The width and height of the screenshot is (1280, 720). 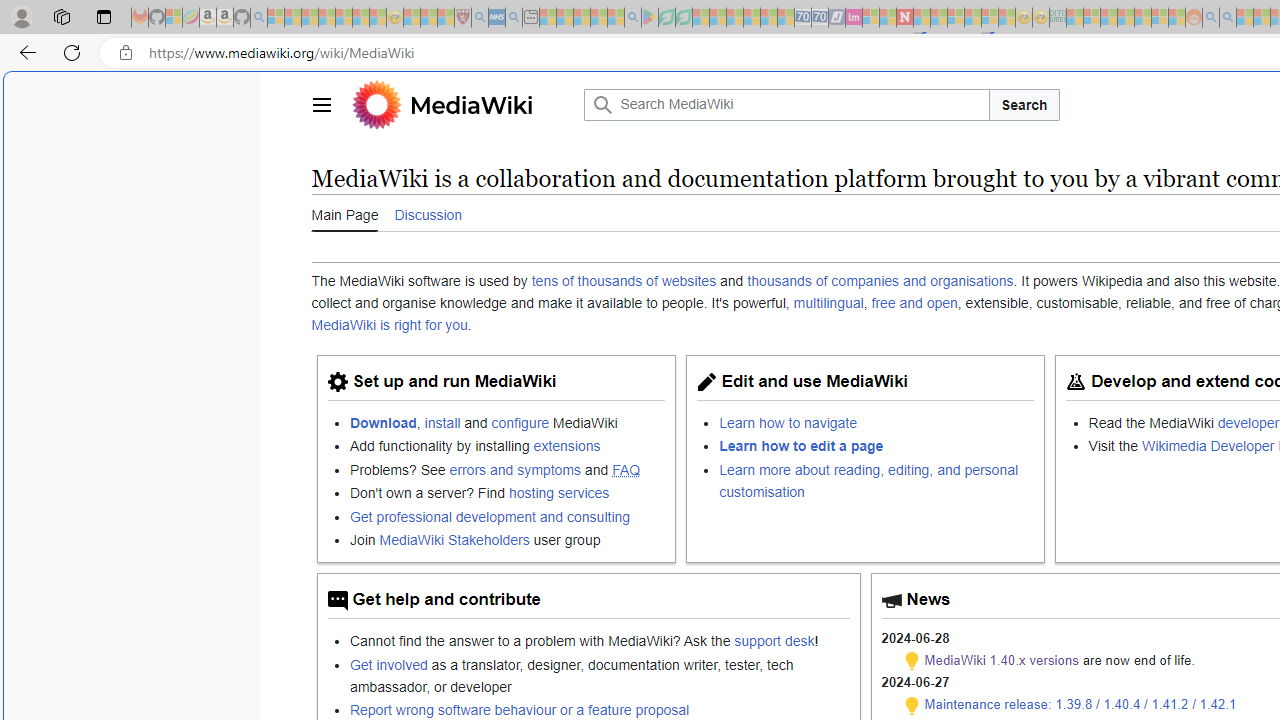 What do you see at coordinates (470, 104) in the screenshot?
I see `'MediaWiki'` at bounding box center [470, 104].